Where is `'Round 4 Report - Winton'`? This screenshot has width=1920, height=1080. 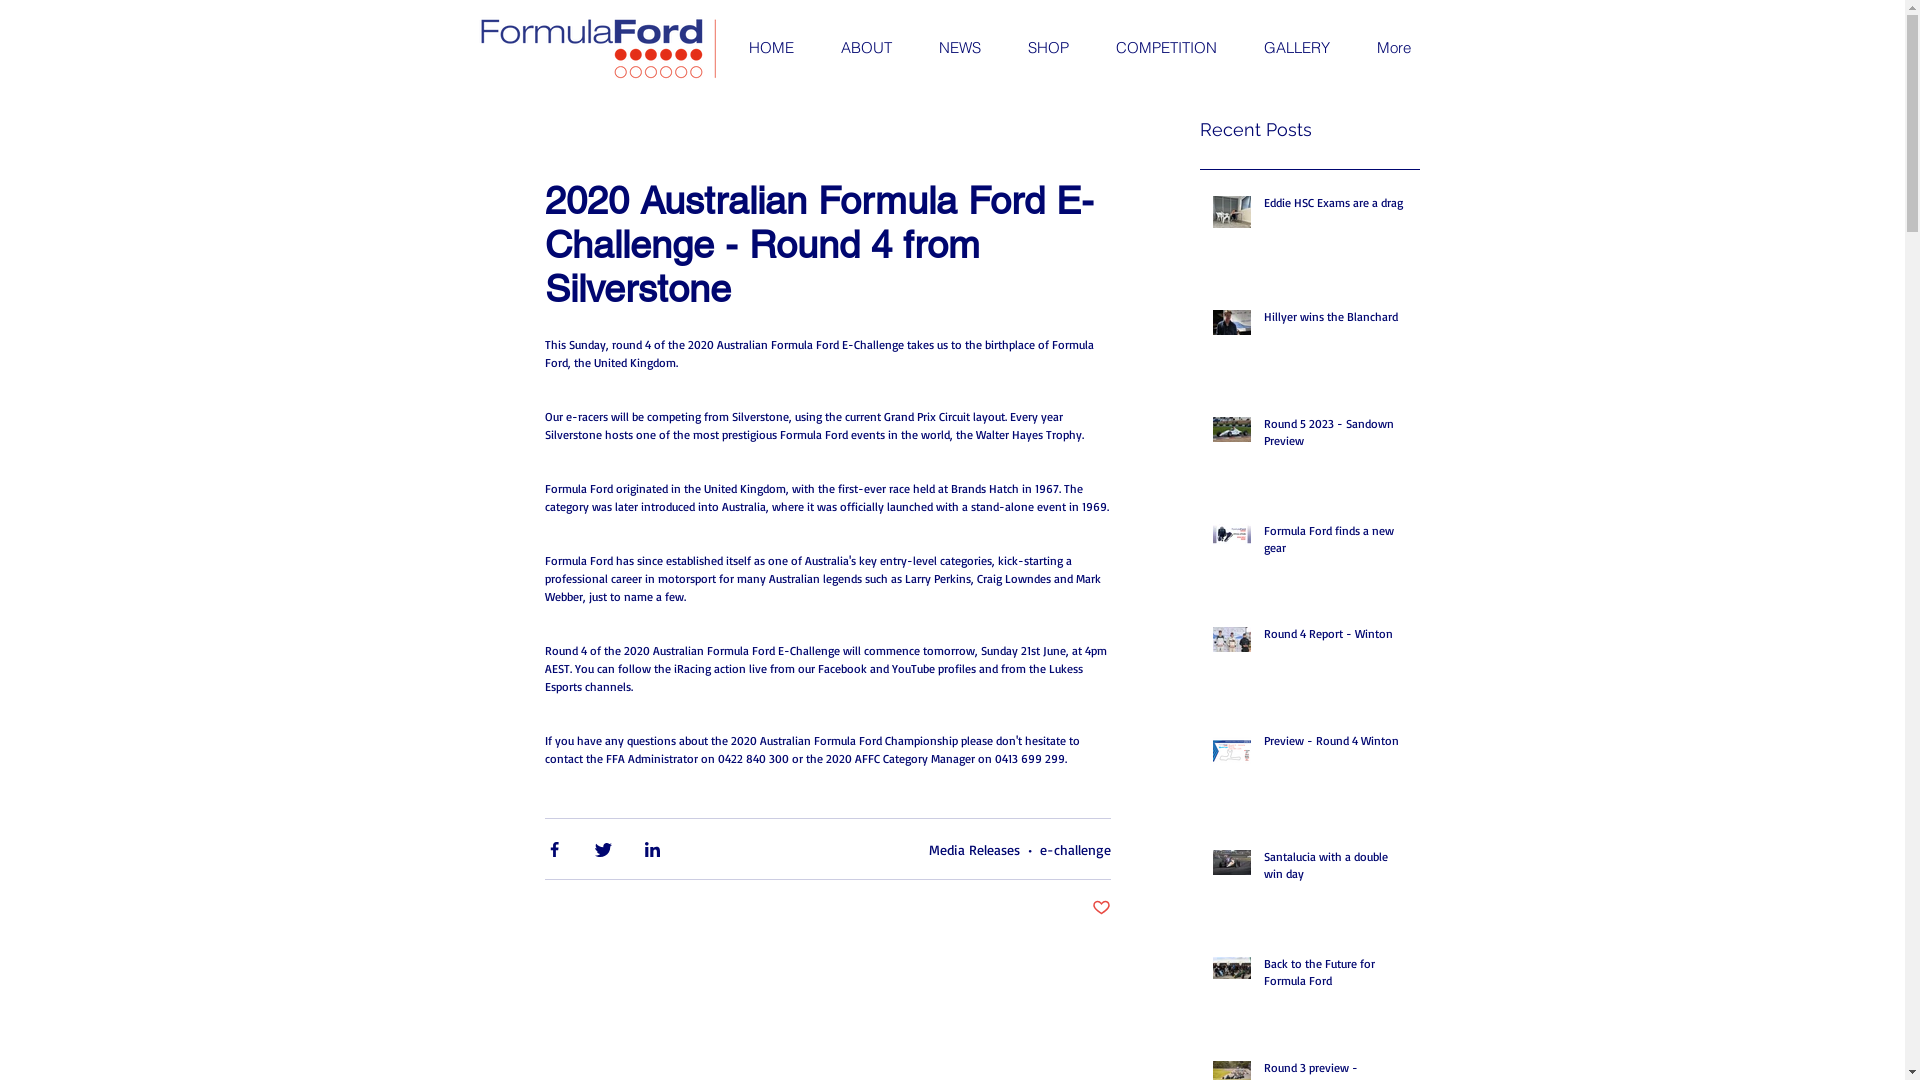
'Round 4 Report - Winton' is located at coordinates (1335, 638).